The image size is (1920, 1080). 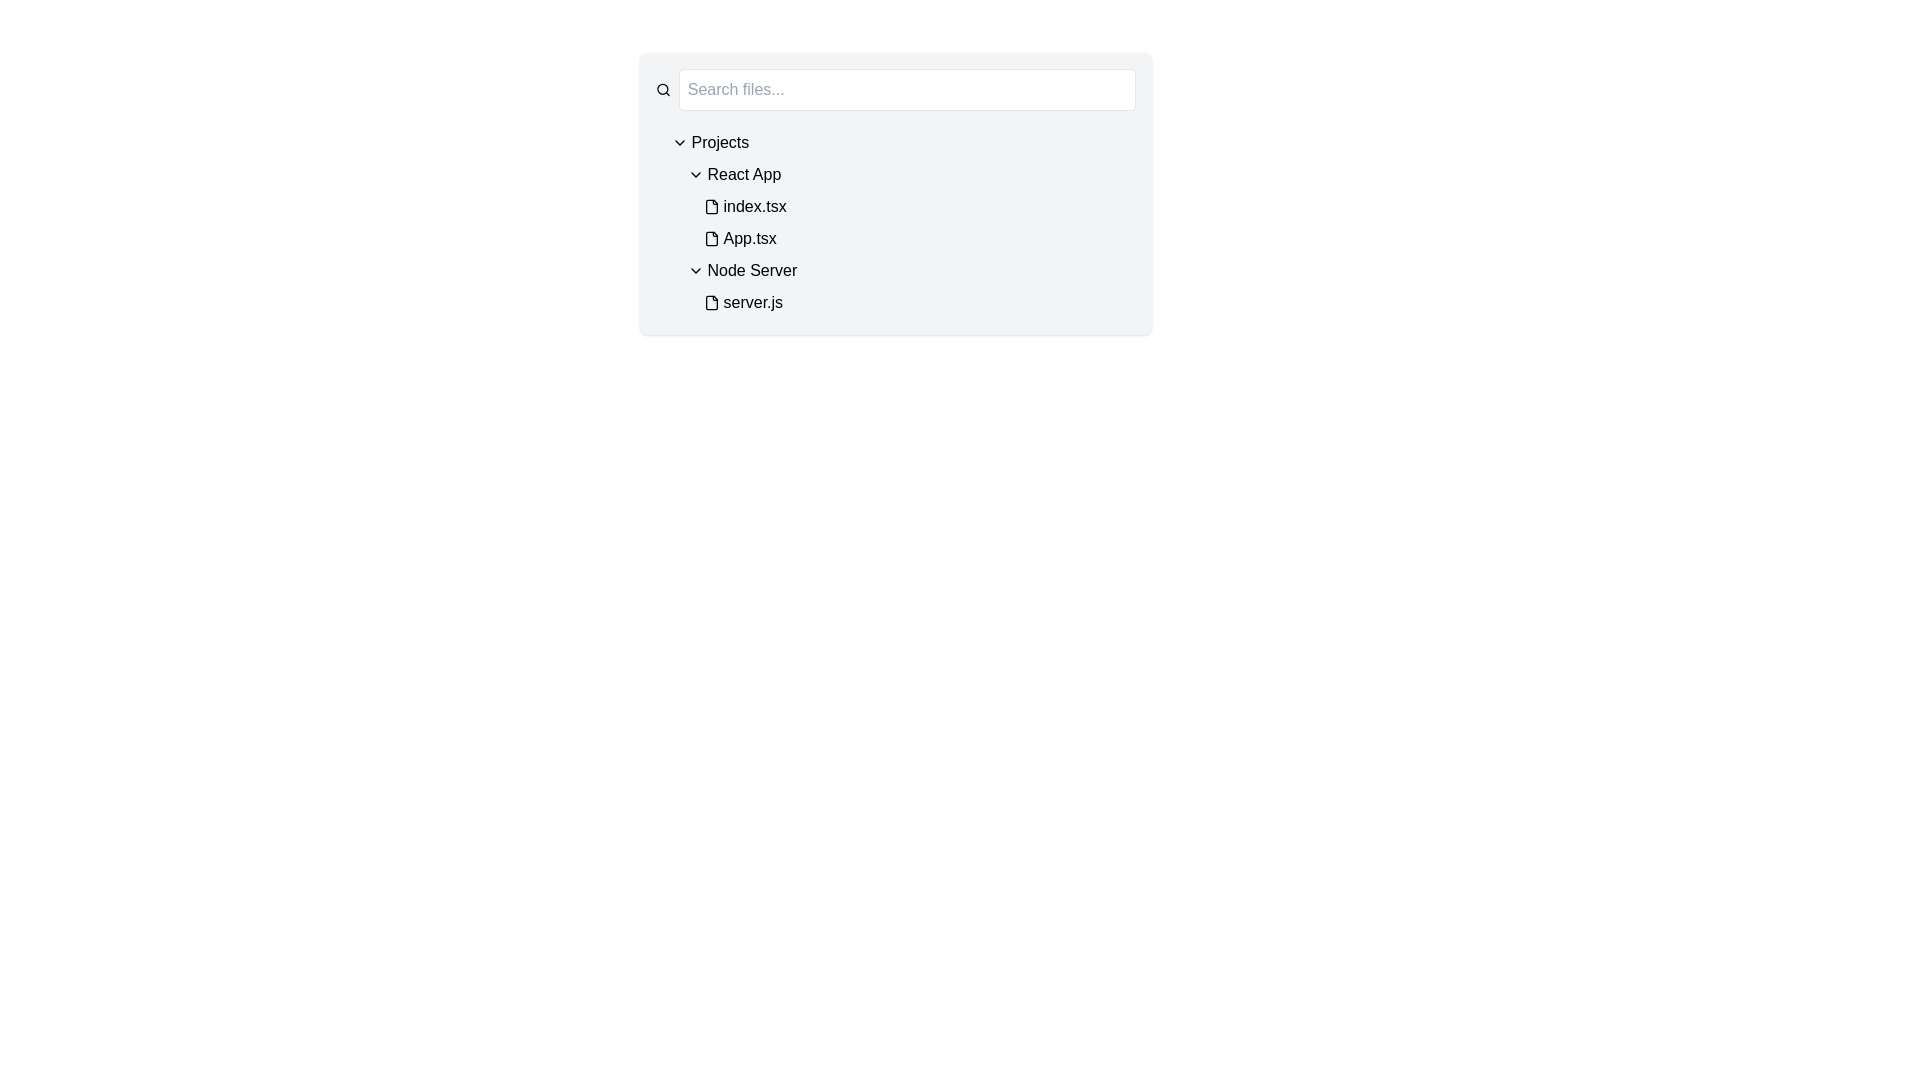 What do you see at coordinates (662, 88) in the screenshot?
I see `the SVG circle element that represents the lens of the magnifying glass in the search icon, located near the top-left corner of the search field` at bounding box center [662, 88].